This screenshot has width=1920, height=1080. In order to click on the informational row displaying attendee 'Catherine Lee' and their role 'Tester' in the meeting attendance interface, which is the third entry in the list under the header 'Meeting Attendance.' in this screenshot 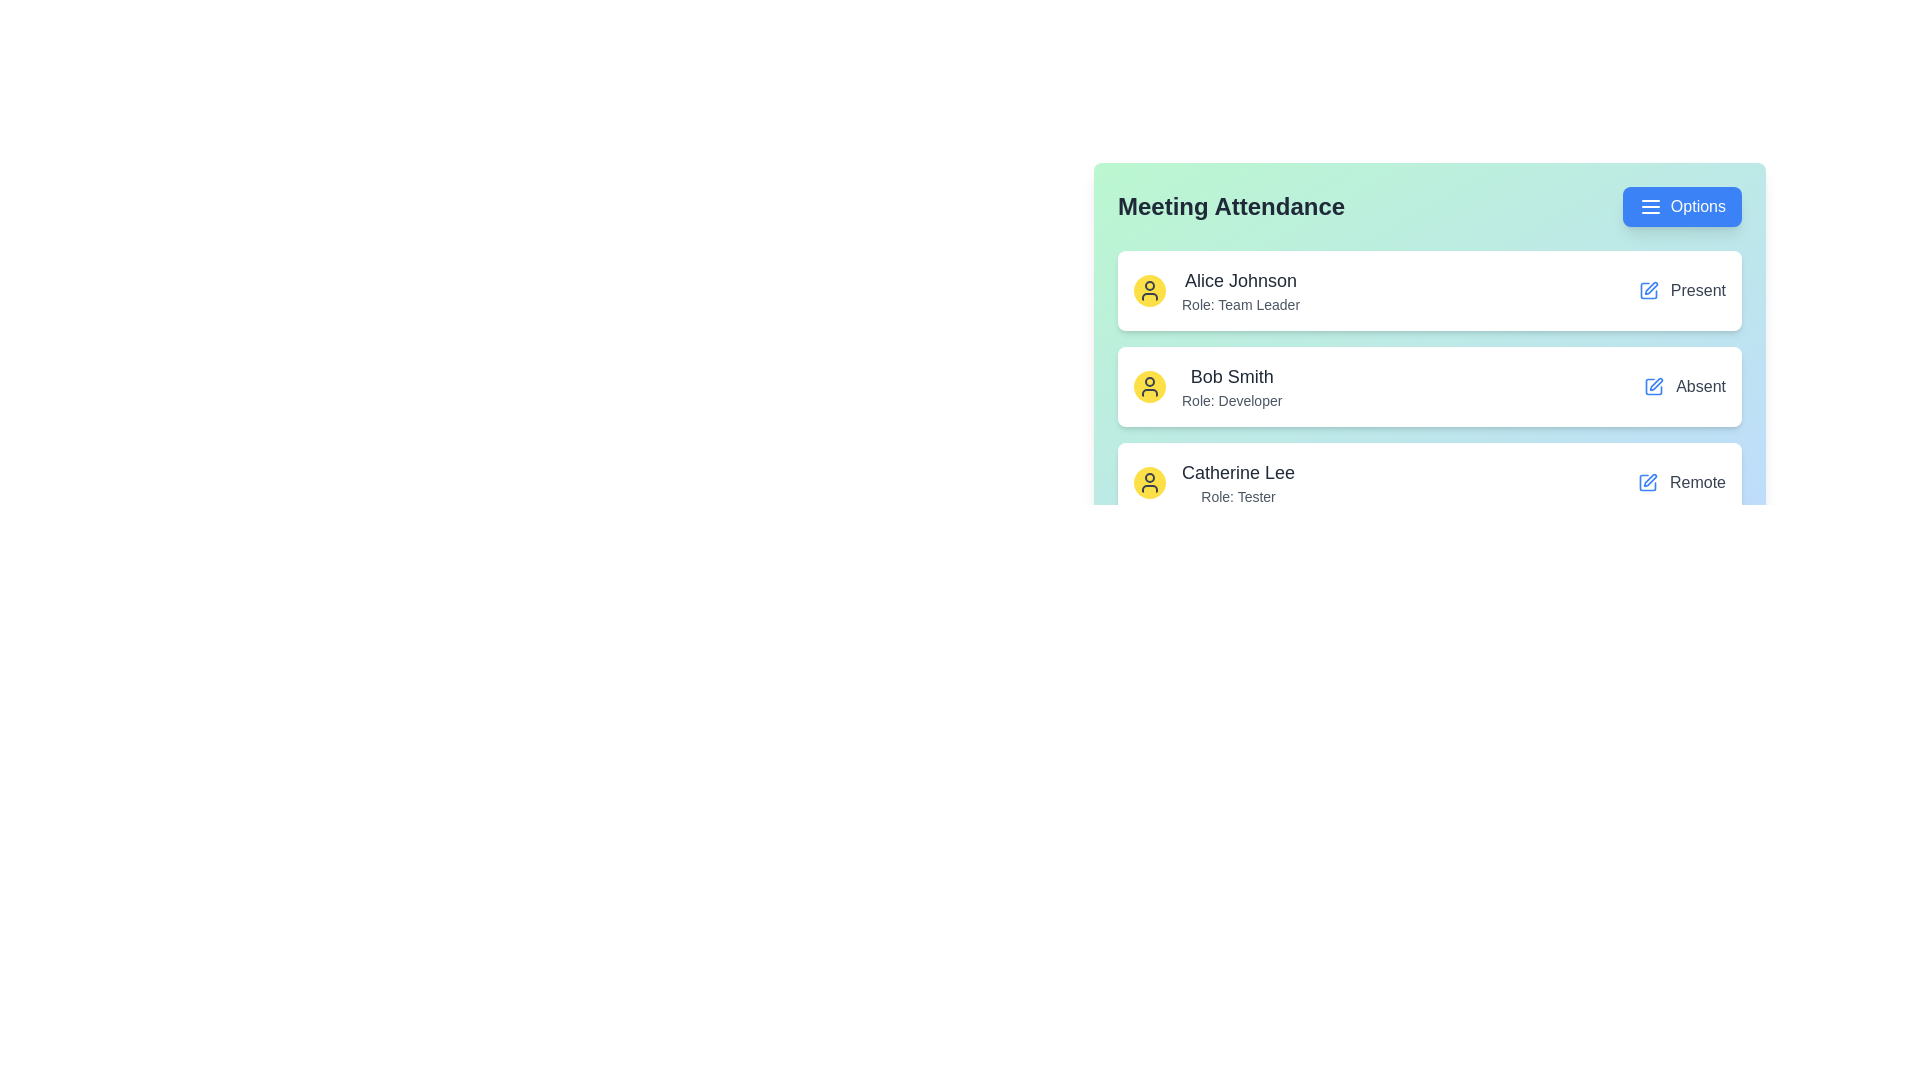, I will do `click(1213, 482)`.